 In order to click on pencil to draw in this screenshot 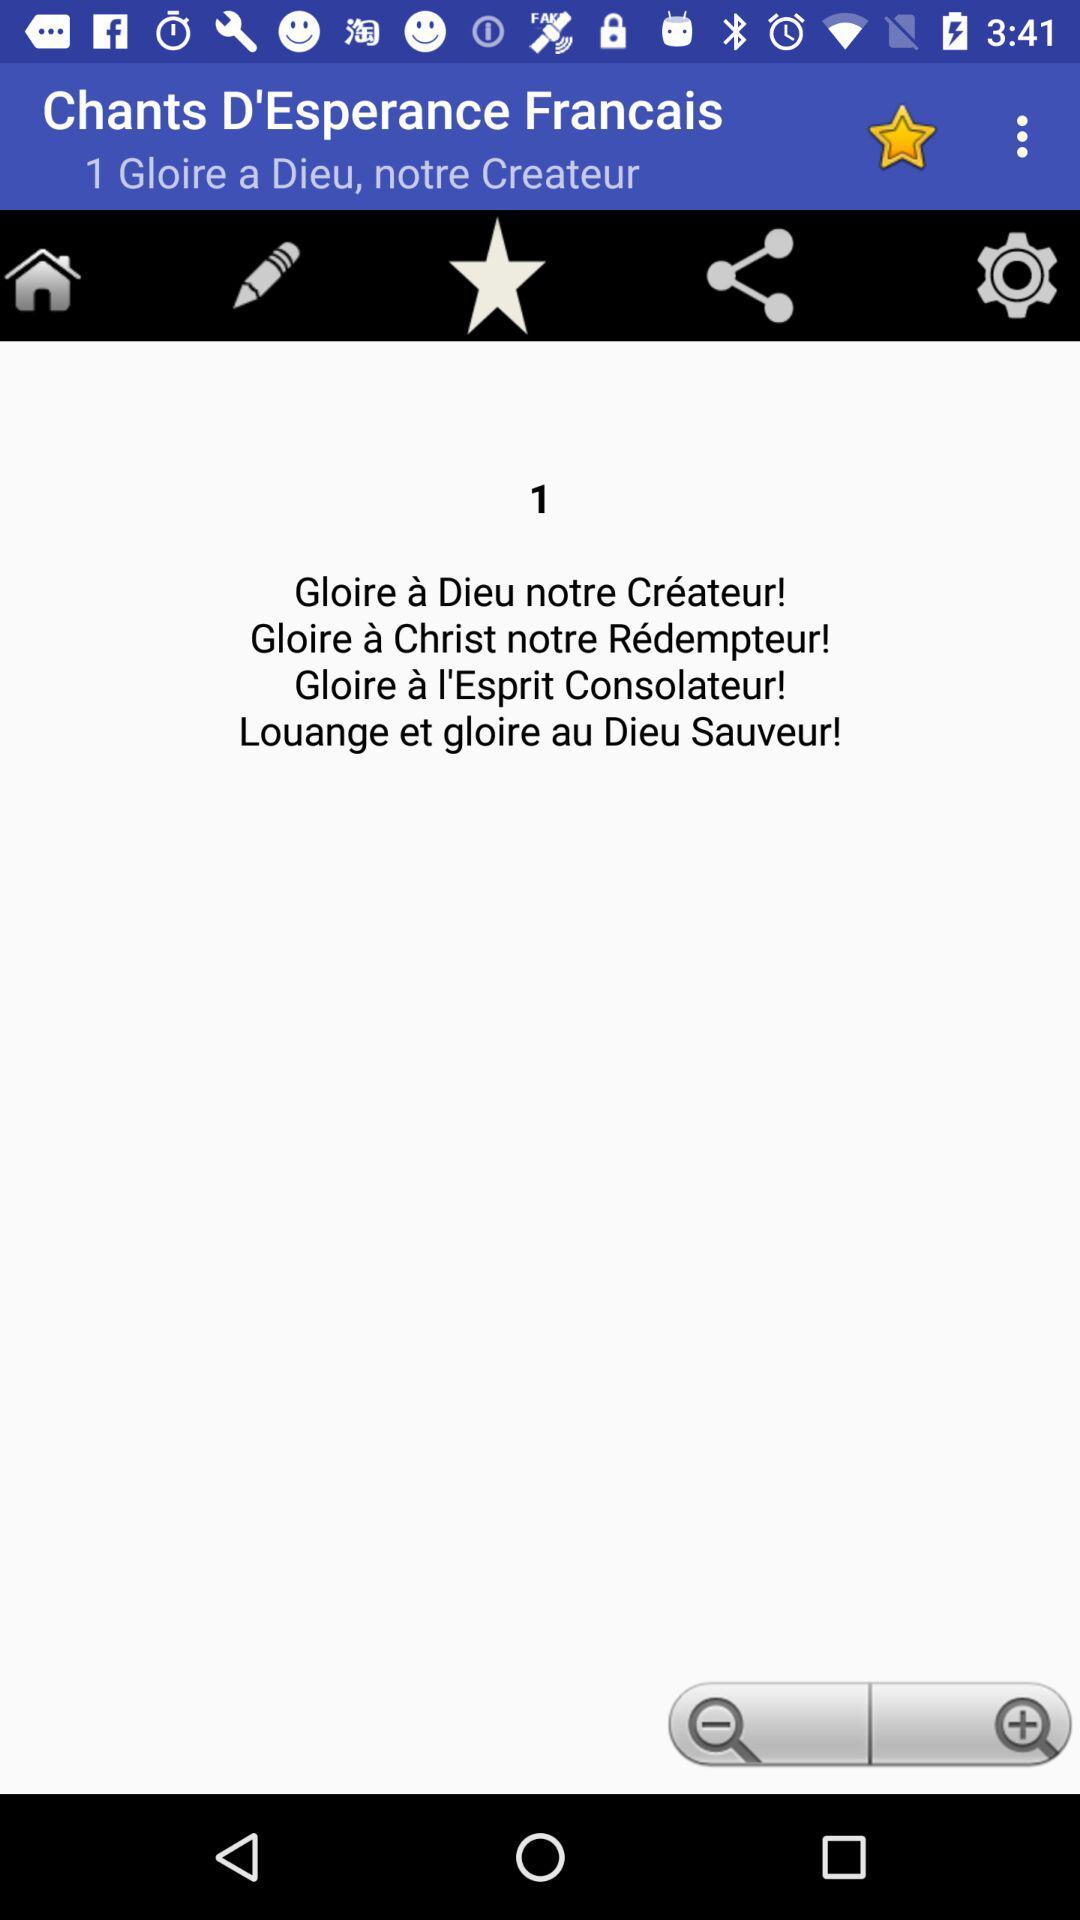, I will do `click(265, 274)`.